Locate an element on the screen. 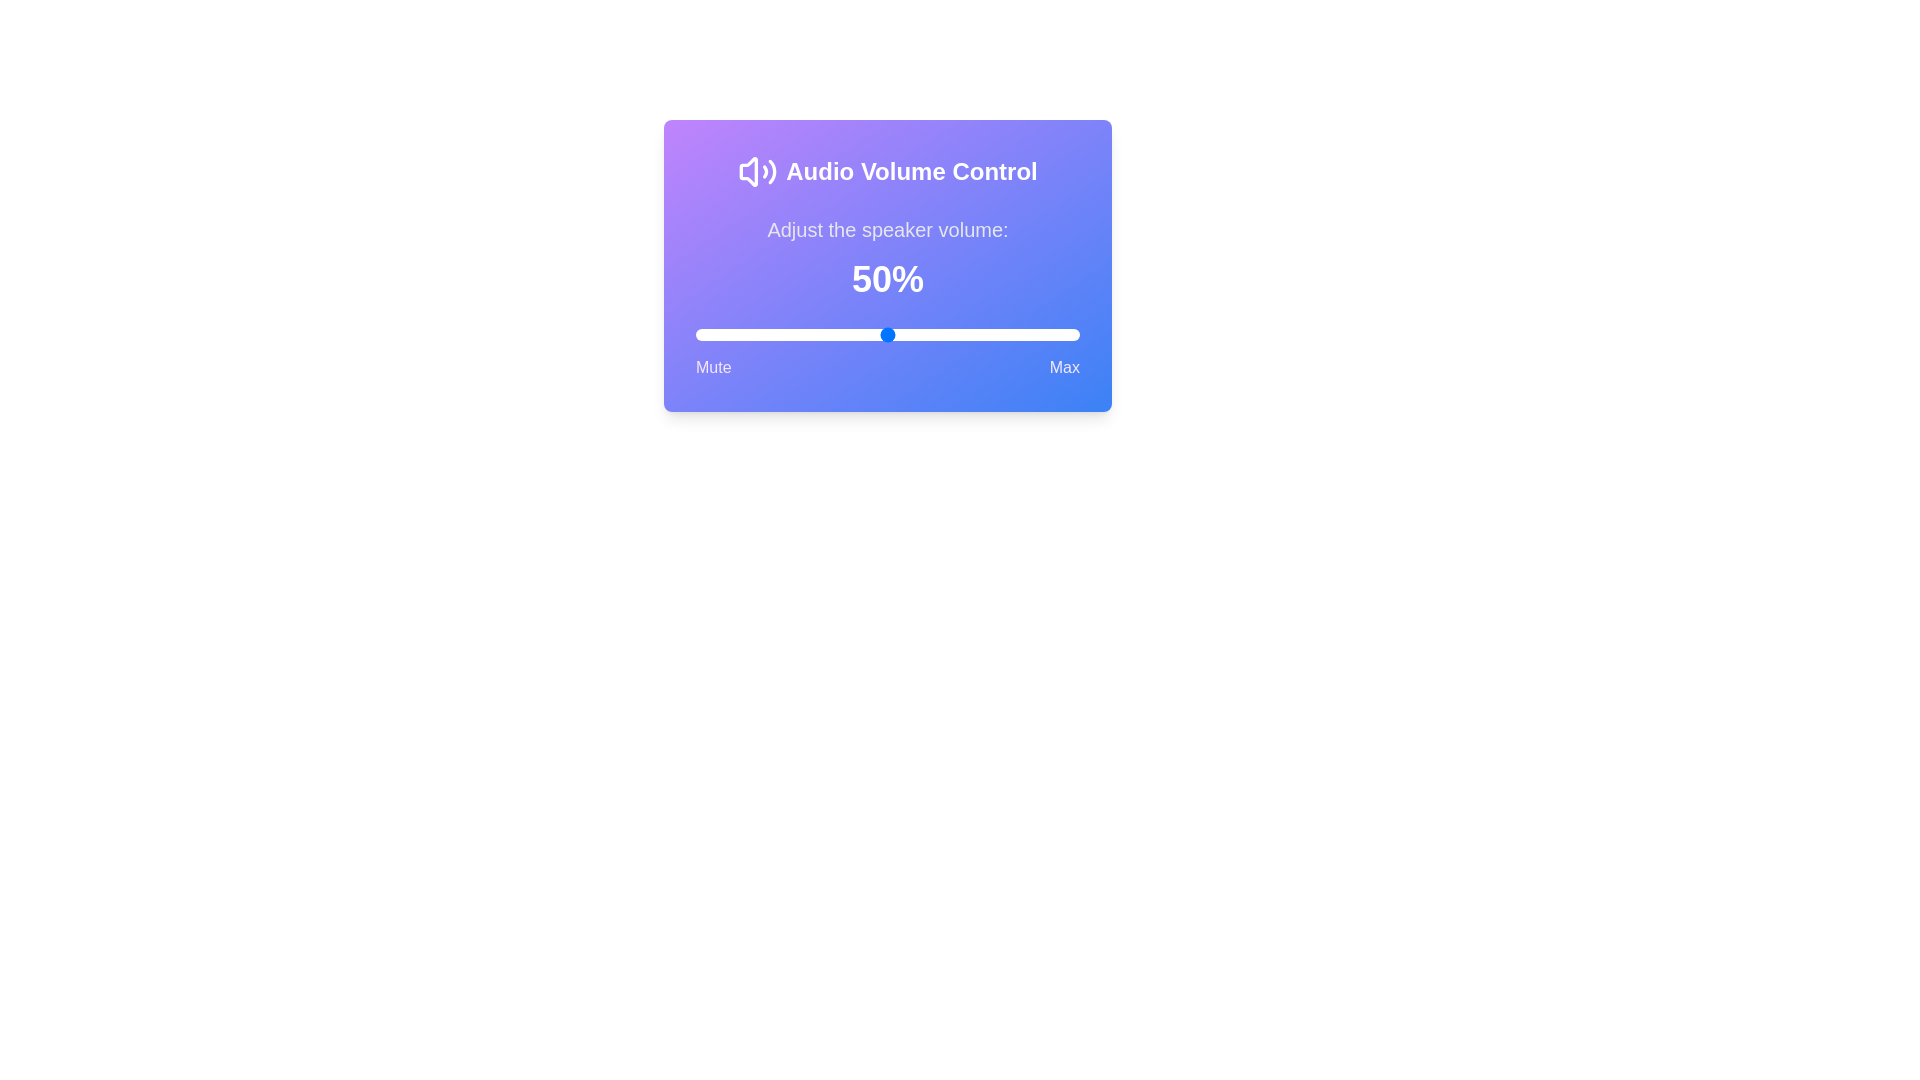 This screenshot has height=1080, width=1920. the volume slider to 10% is located at coordinates (733, 334).